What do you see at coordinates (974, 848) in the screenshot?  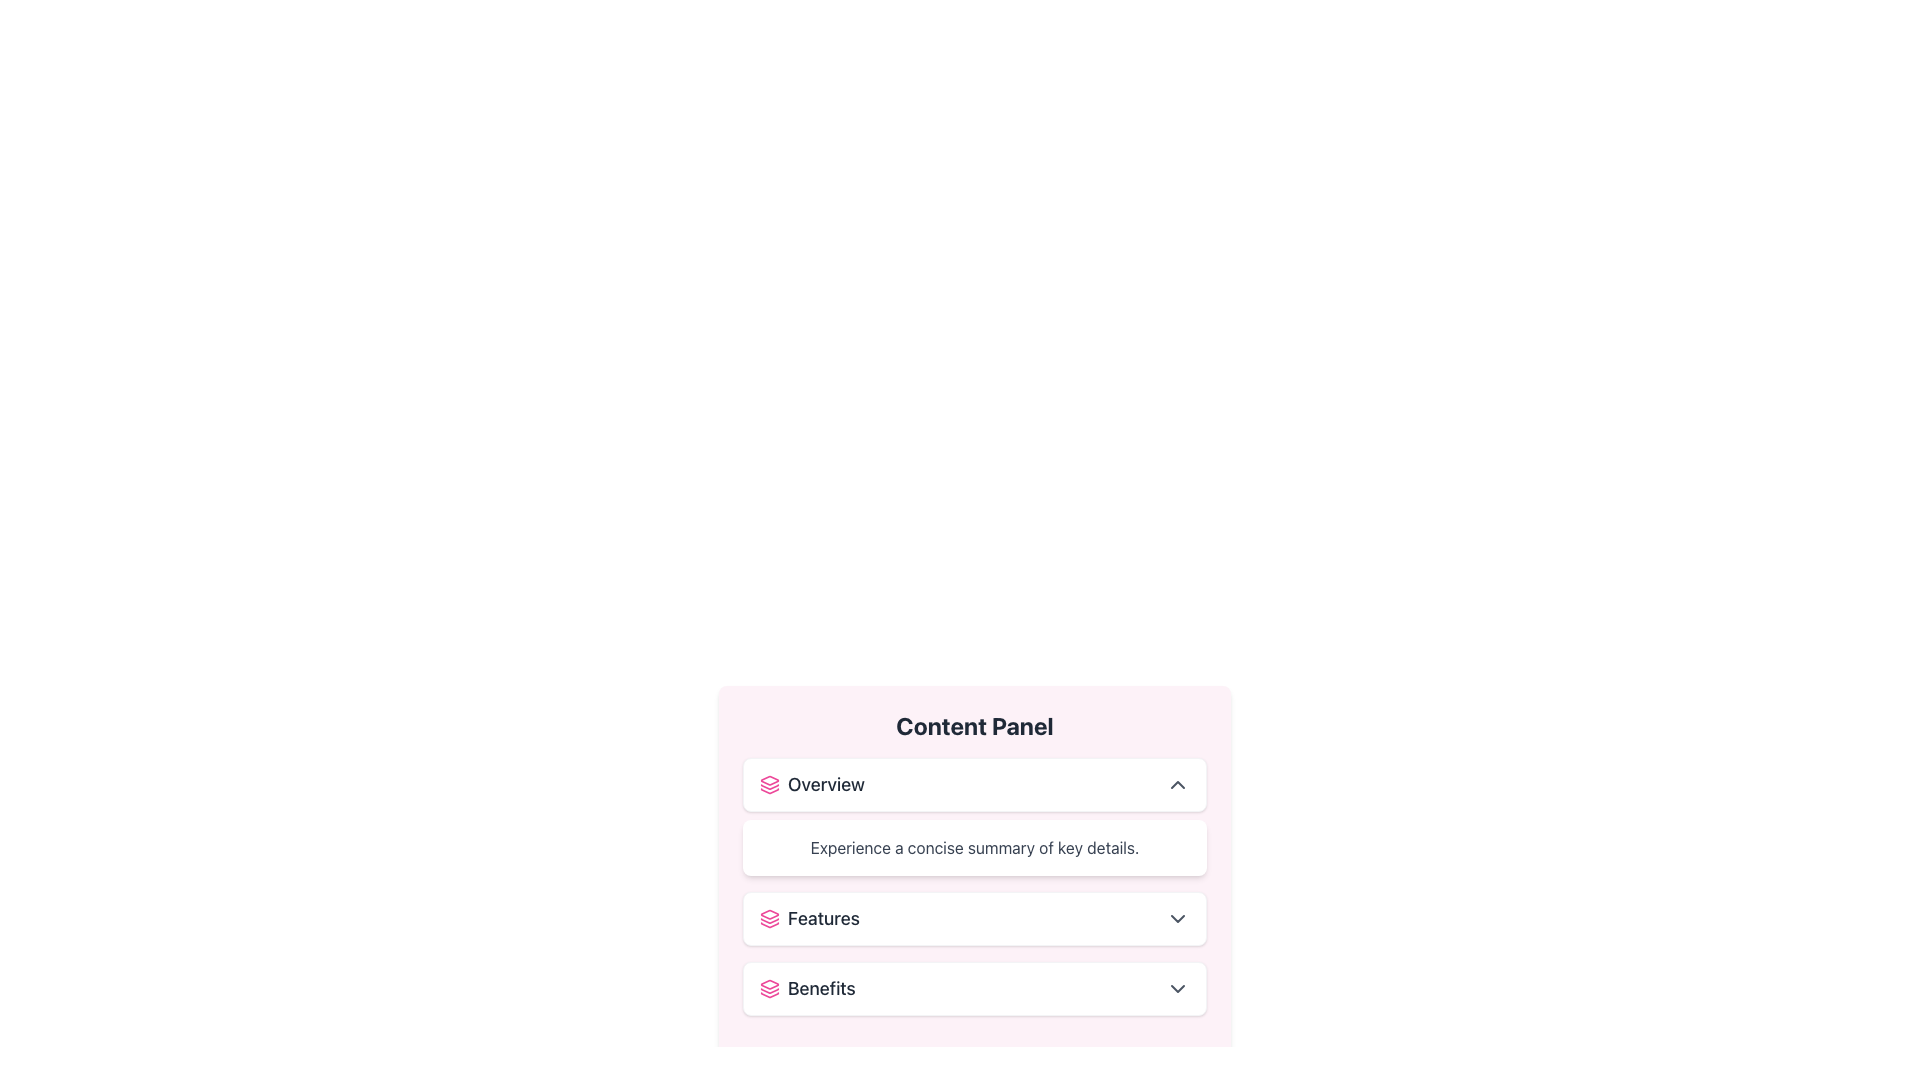 I see `the non-interactive informational text label located in the center panel labeled 'Content Panel', specifically beneath the 'Overview' section and above the 'Features' section` at bounding box center [974, 848].